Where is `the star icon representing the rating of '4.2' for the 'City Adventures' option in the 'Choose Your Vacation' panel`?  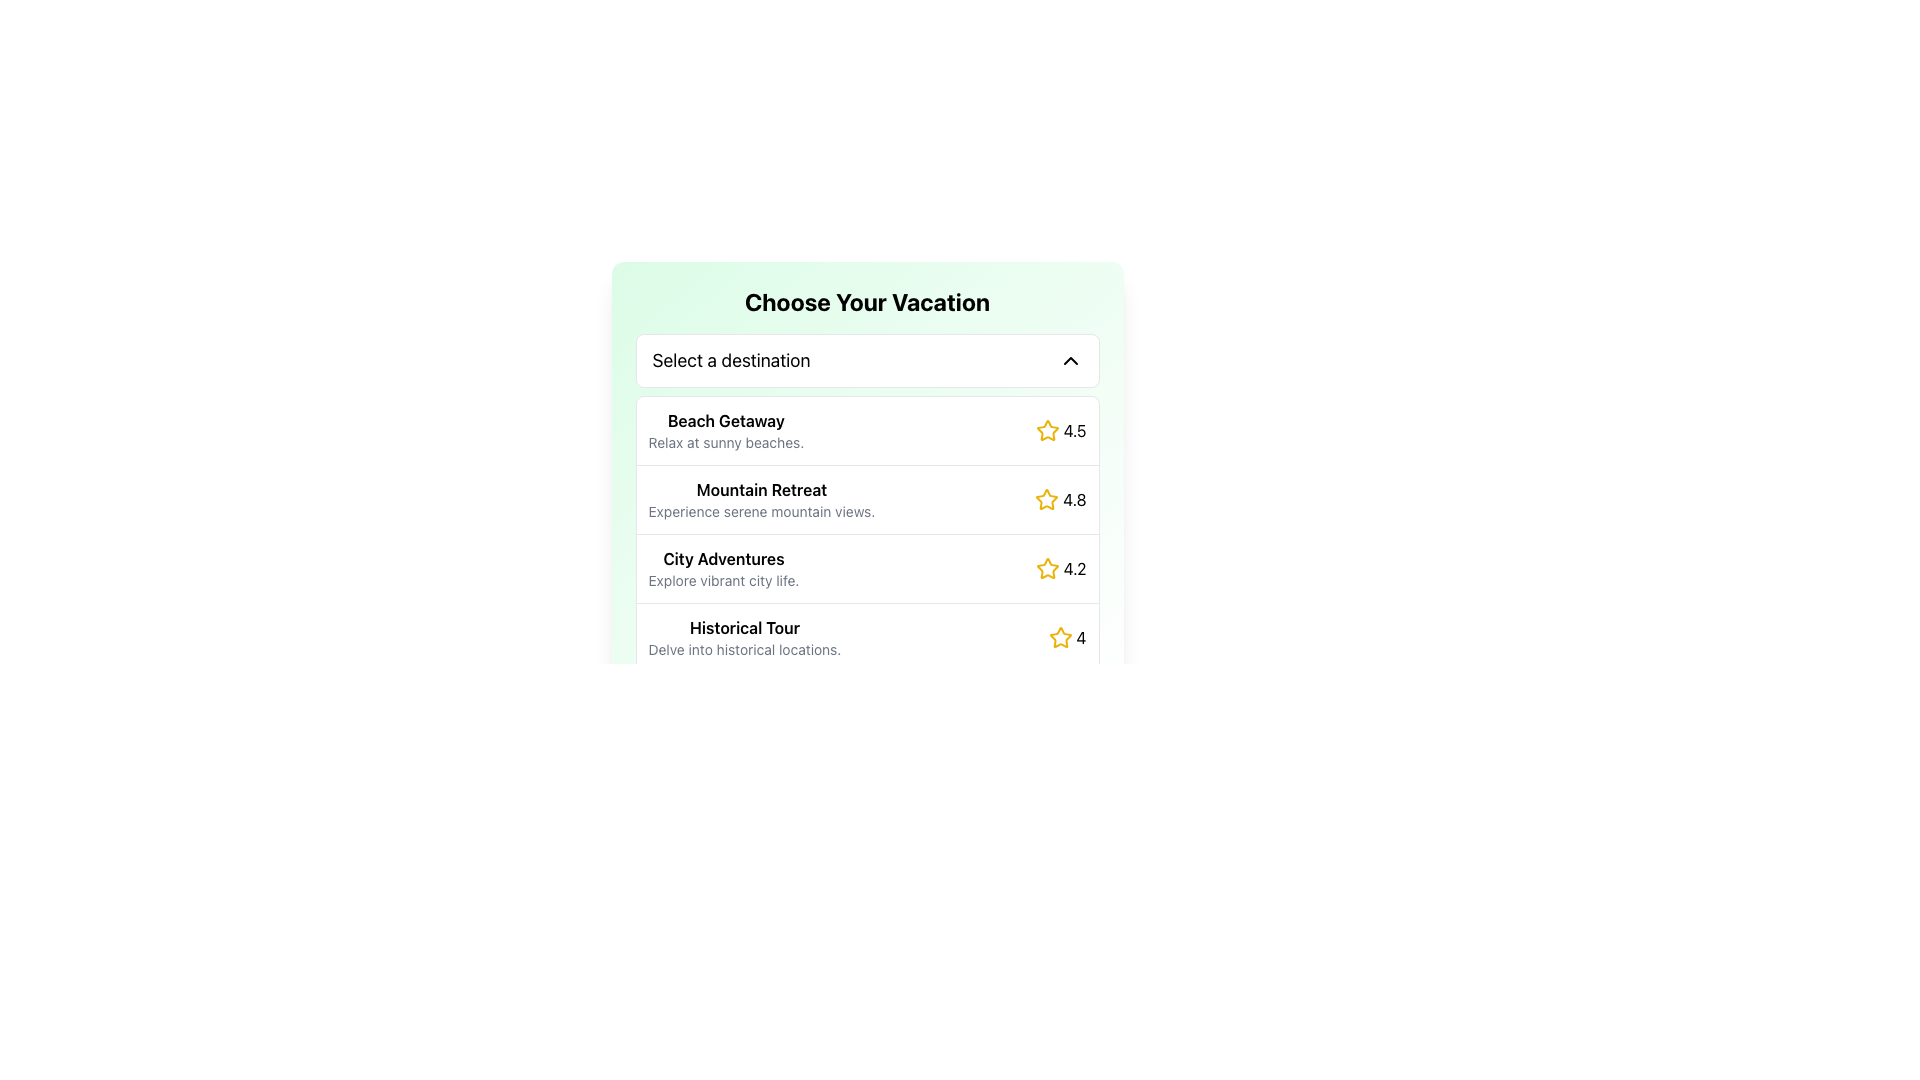 the star icon representing the rating of '4.2' for the 'City Adventures' option in the 'Choose Your Vacation' panel is located at coordinates (1046, 569).